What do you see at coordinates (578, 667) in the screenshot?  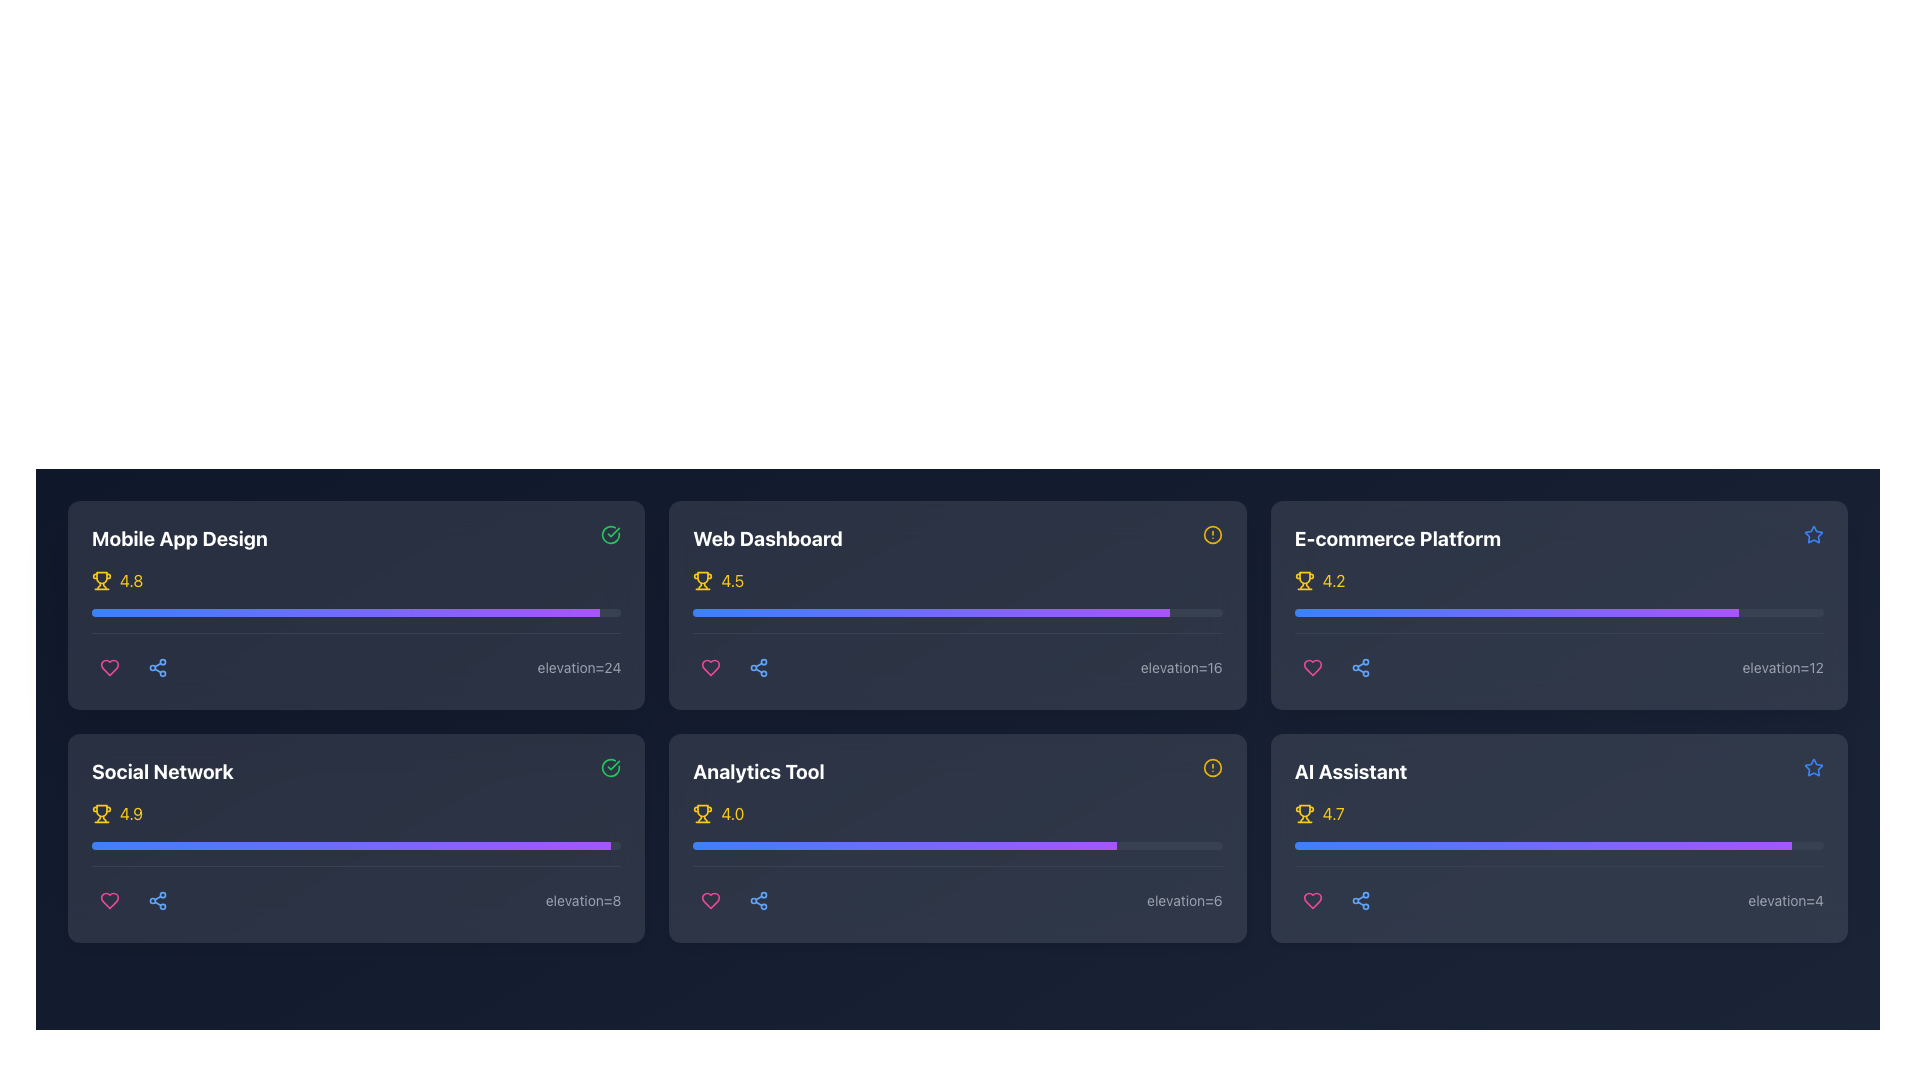 I see `the text displaying 'elevation=24' located at the bottom-right corner of the 'Mobile App Design' card` at bounding box center [578, 667].